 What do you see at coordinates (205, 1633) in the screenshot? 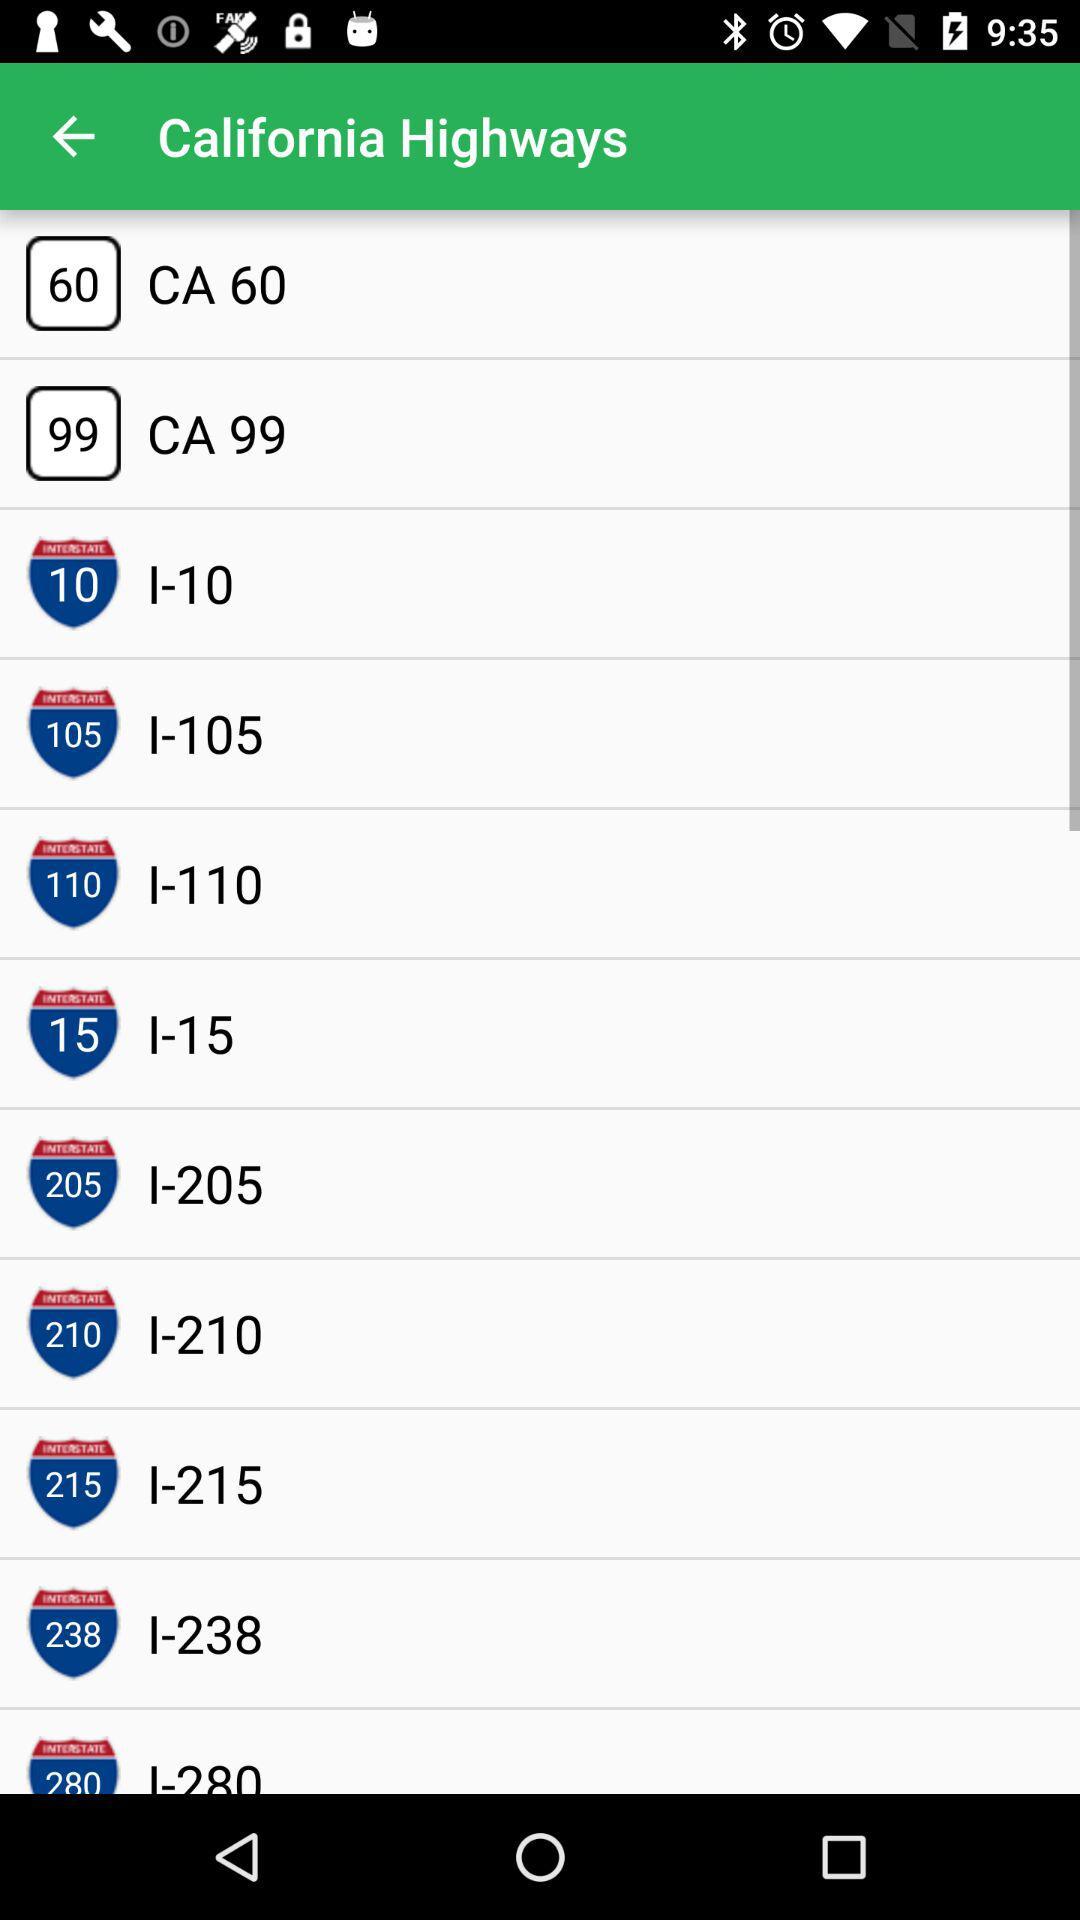
I see `the icon below i-215` at bounding box center [205, 1633].